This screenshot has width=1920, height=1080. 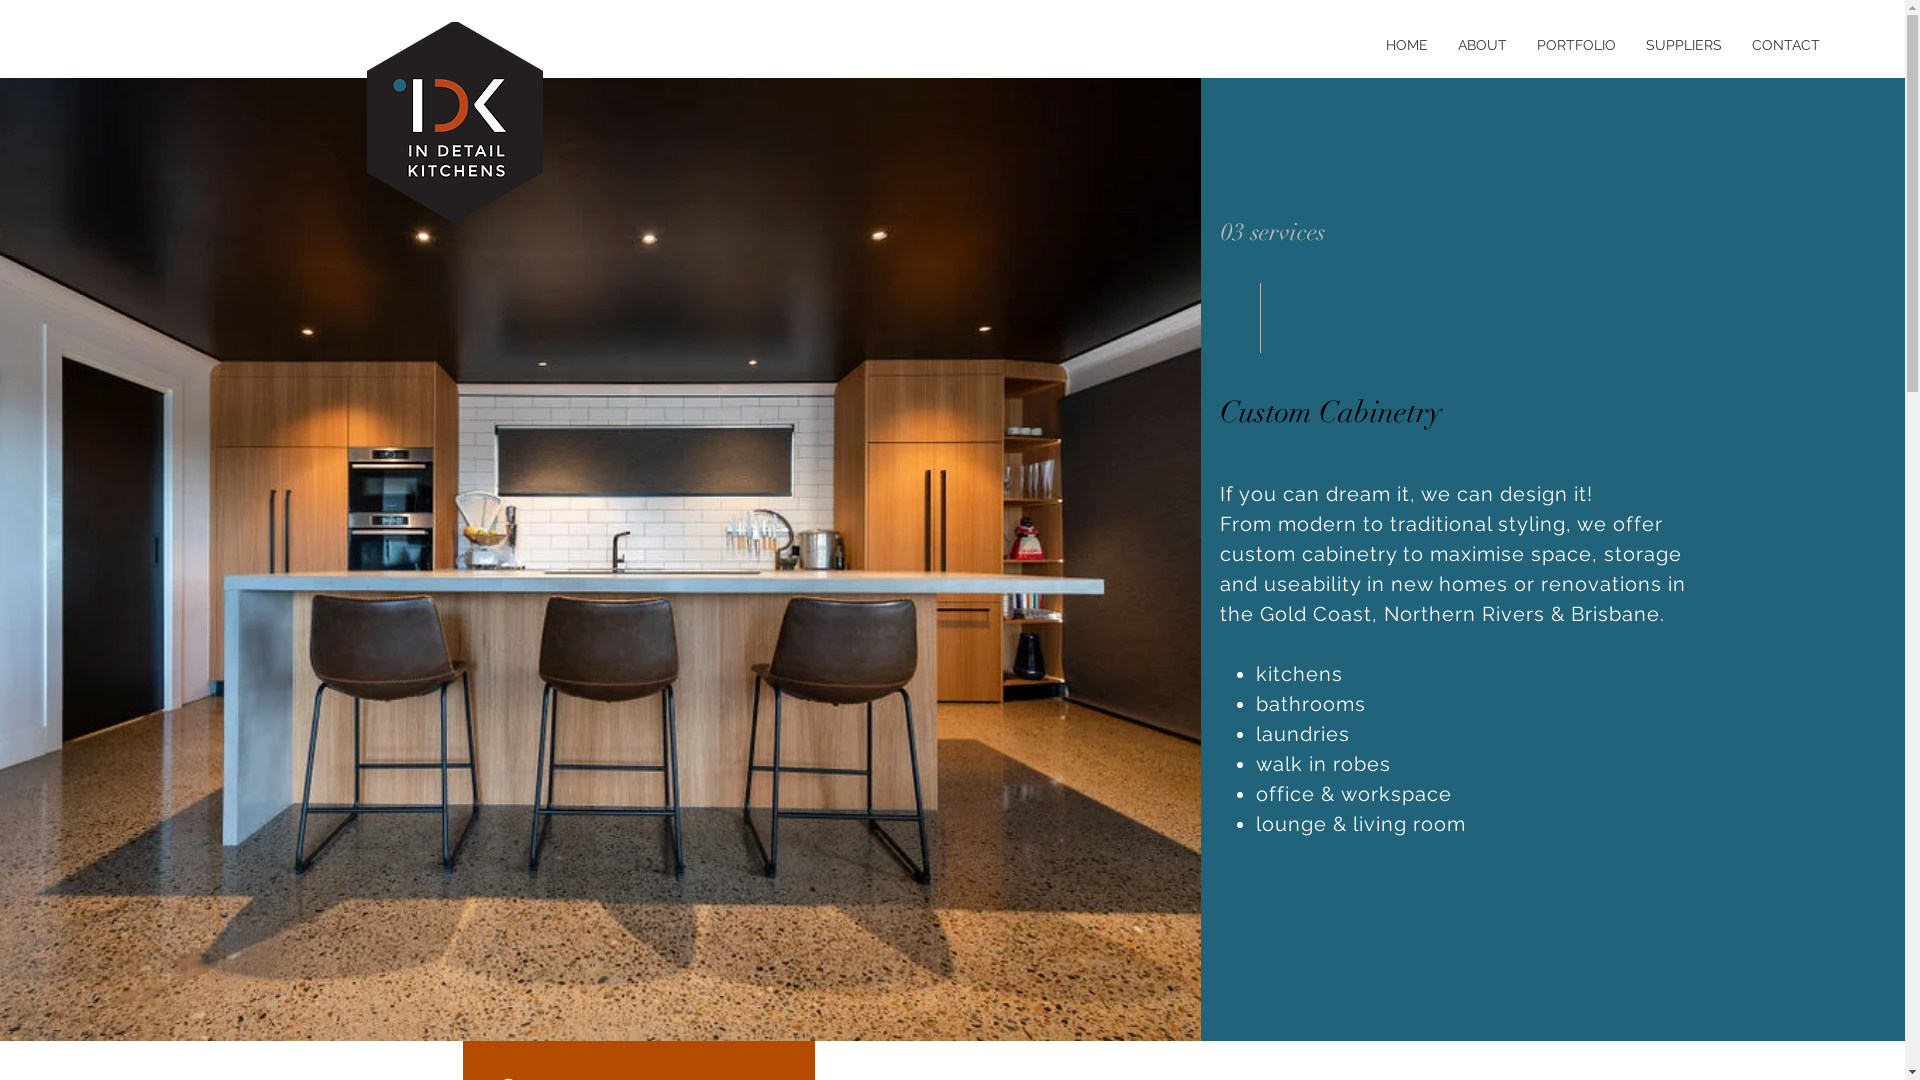 I want to click on 'PORTFOLIO', so click(x=1575, y=45).